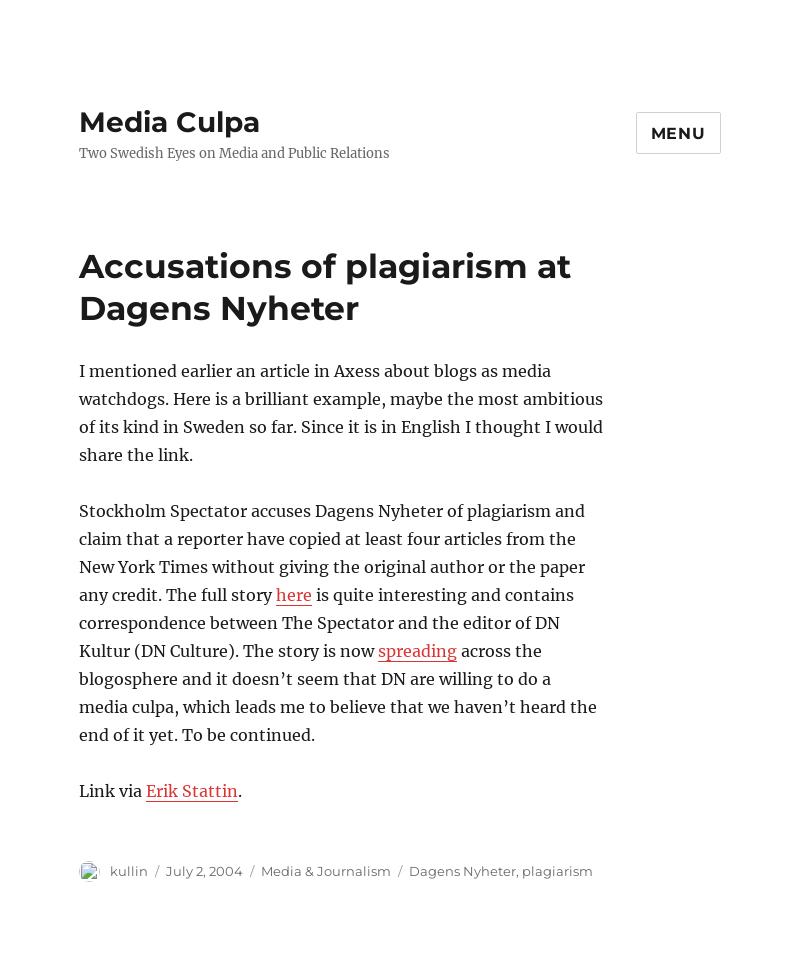  Describe the element at coordinates (239, 789) in the screenshot. I see `'.'` at that location.